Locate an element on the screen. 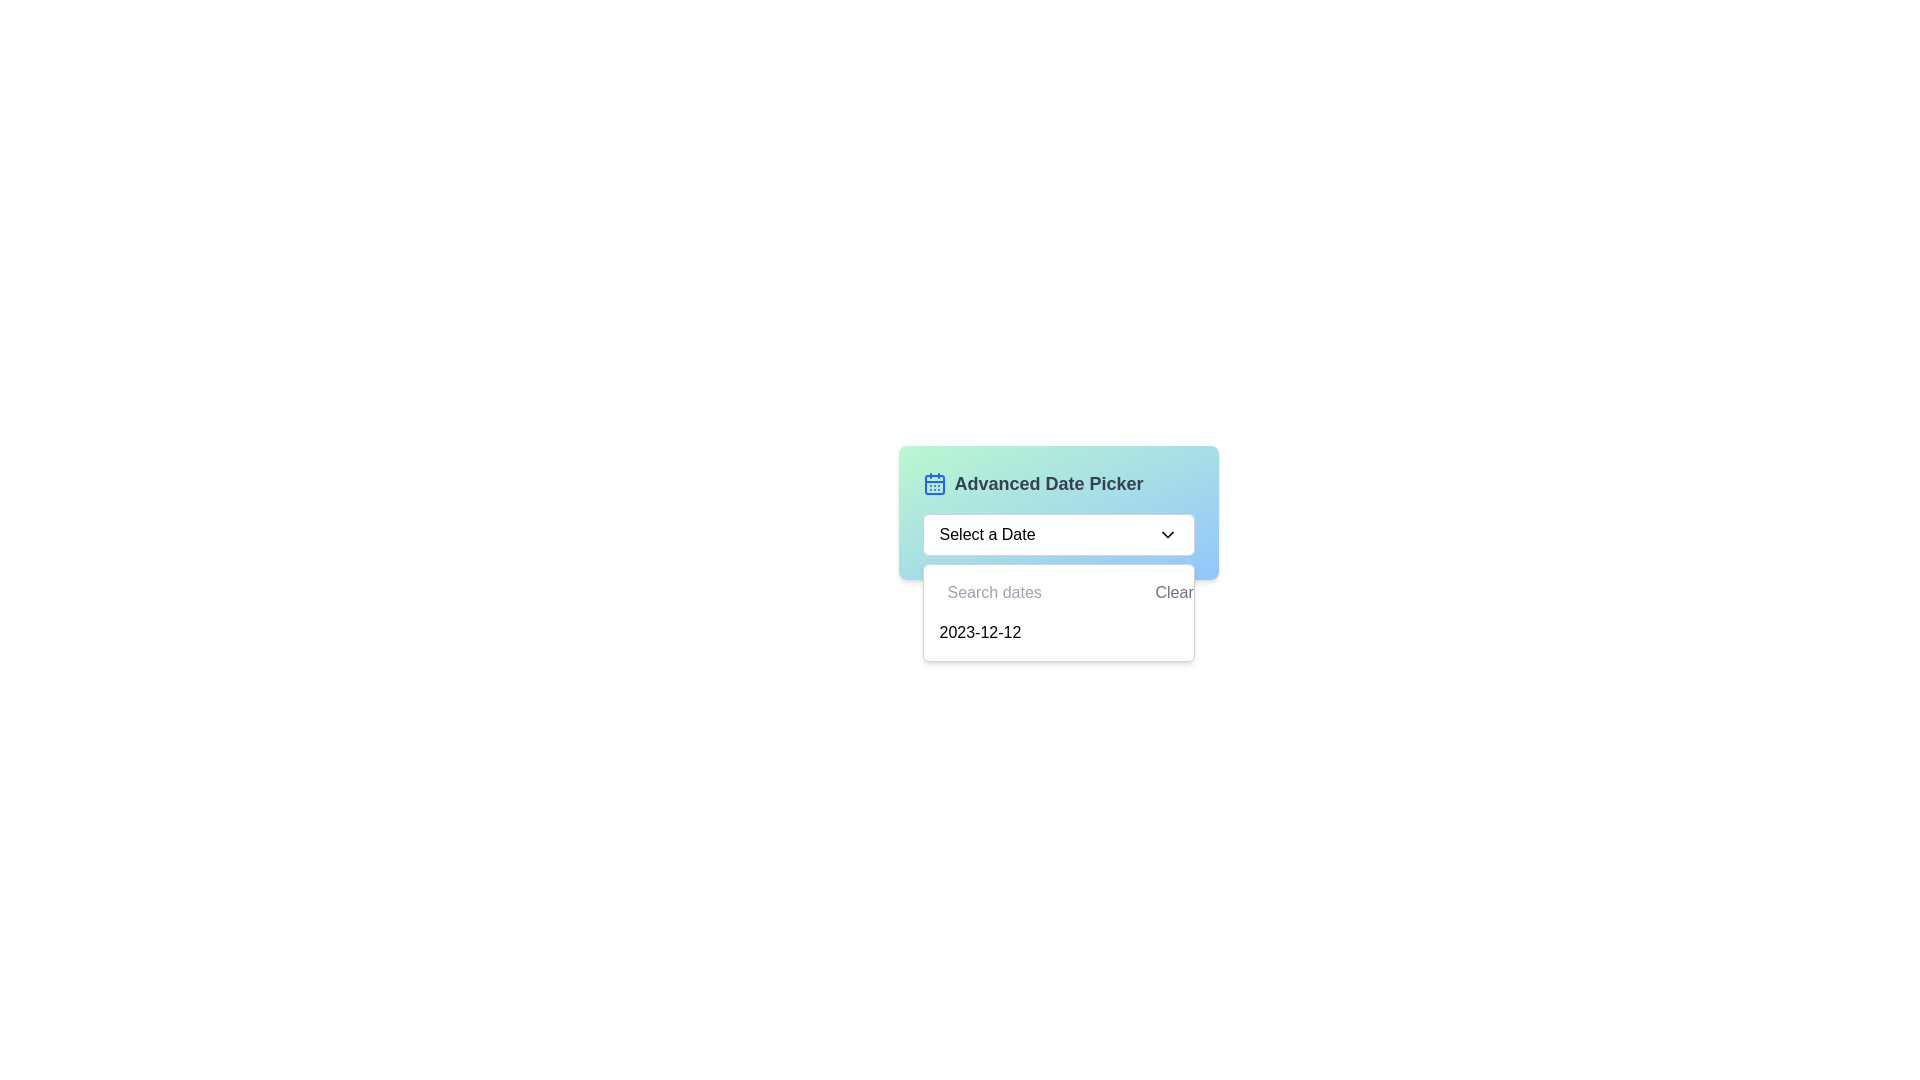  the calendar icon located in the header area of the 'Advanced Date Picker' component, which is positioned at the top-left corner and is the first element to the left of the text label 'Advanced Date Picker' is located at coordinates (933, 483).